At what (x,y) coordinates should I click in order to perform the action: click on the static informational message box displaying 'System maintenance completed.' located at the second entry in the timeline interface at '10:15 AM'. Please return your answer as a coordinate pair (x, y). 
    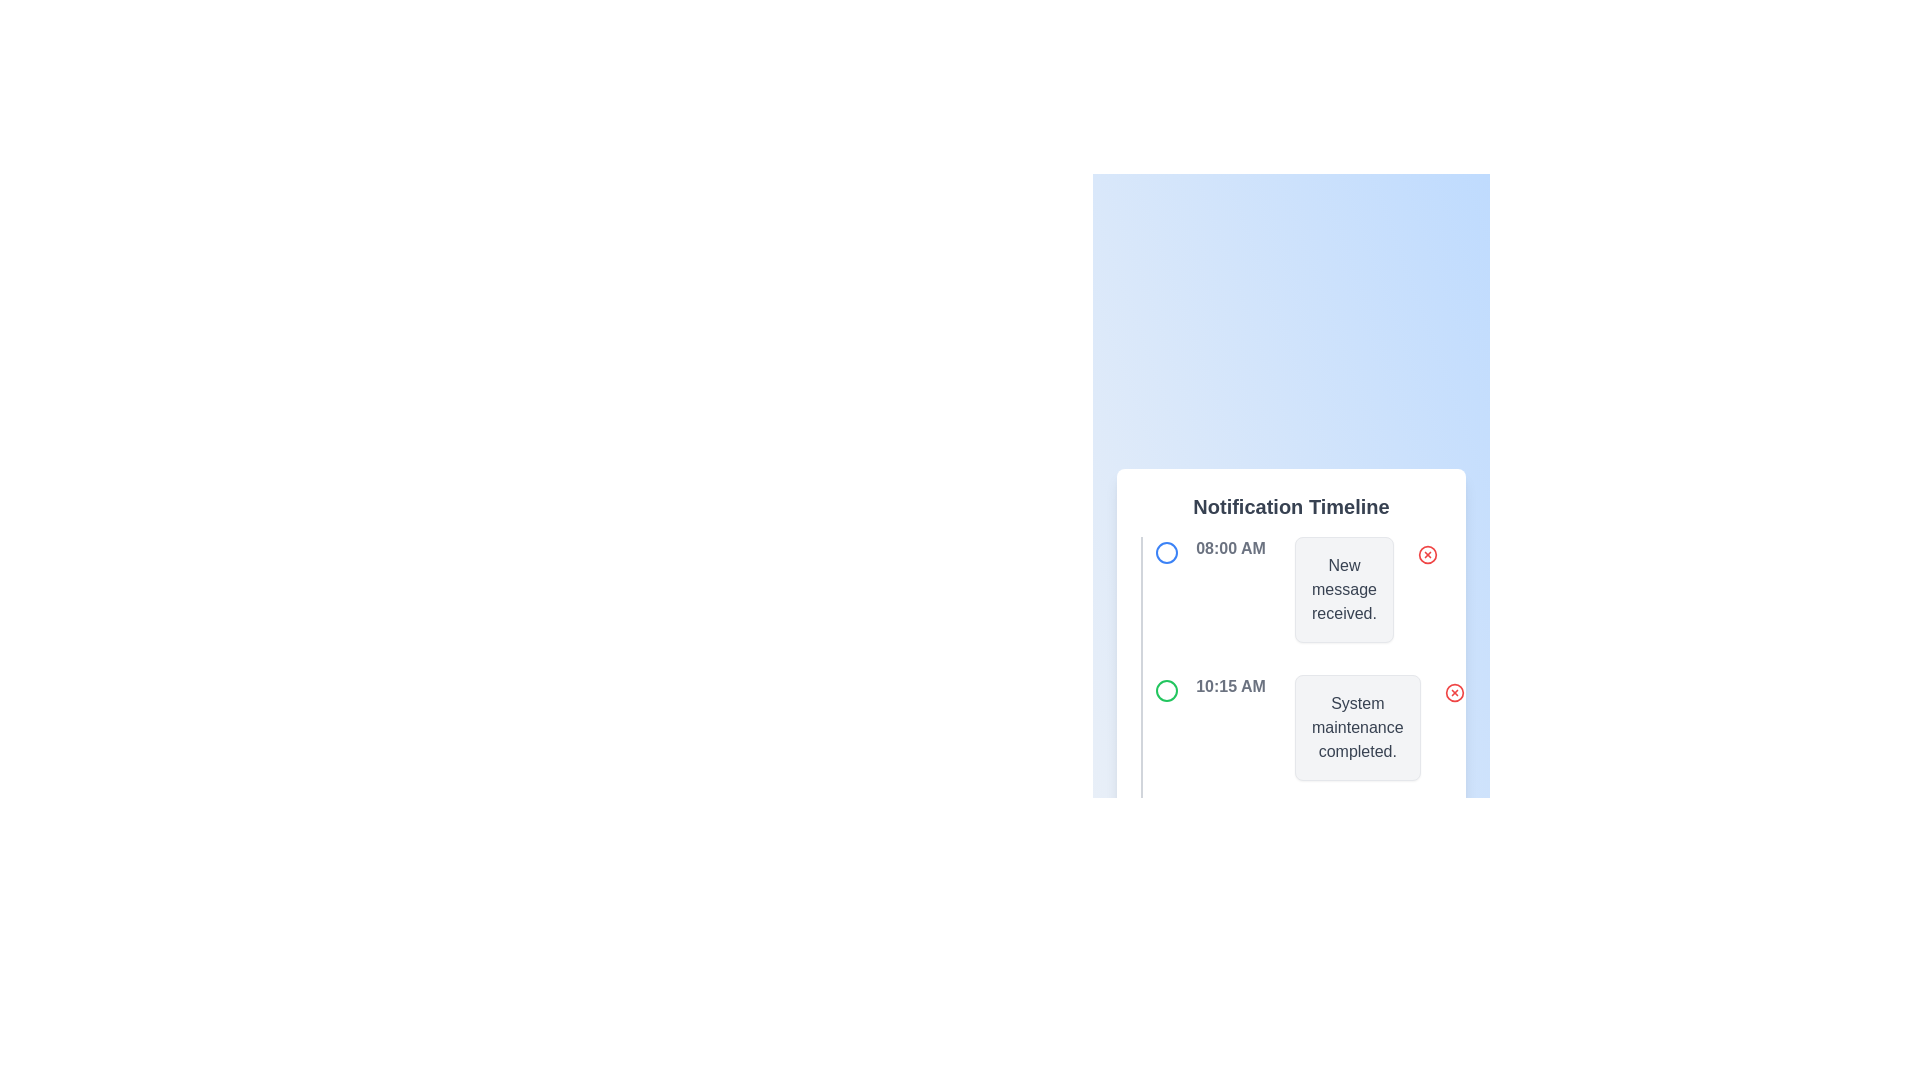
    Looking at the image, I should click on (1357, 728).